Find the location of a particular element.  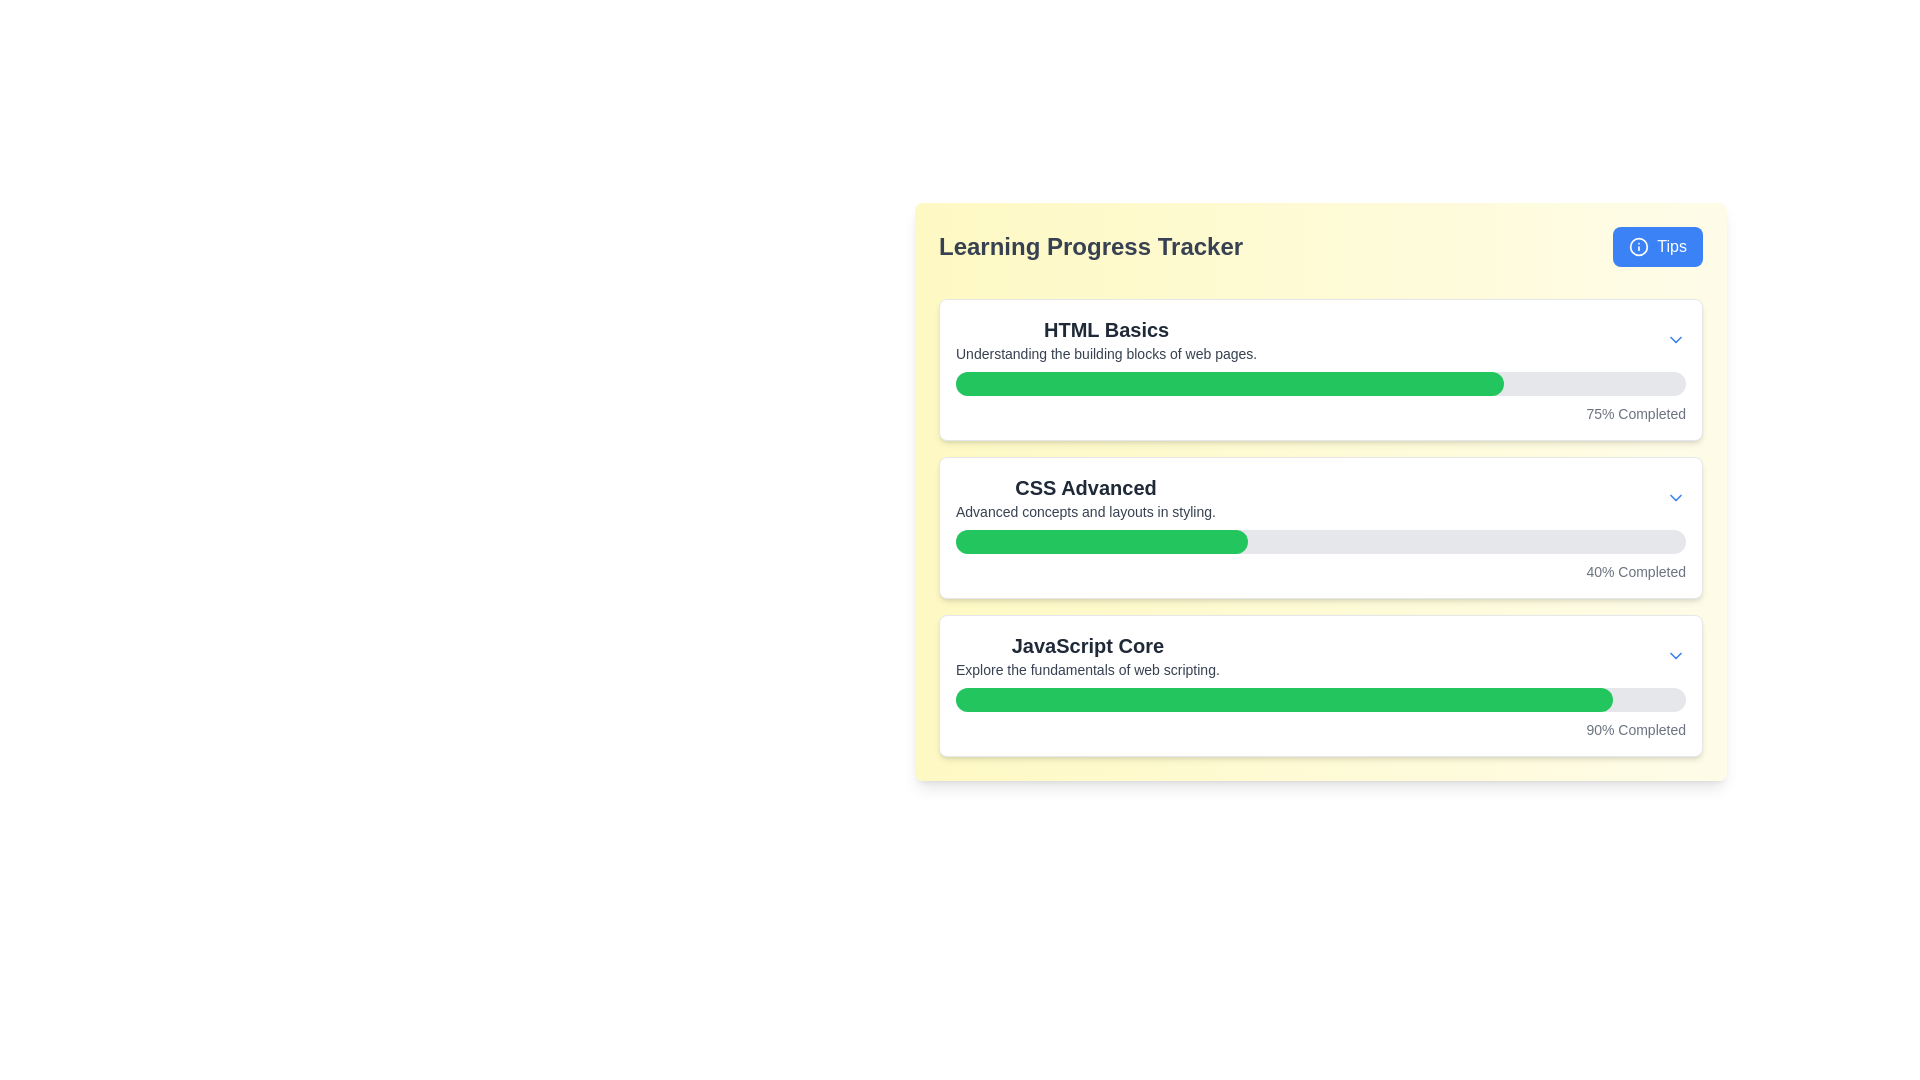

the 'HTML Basics' lesson text block, which introduces the user to the lesson and may navigate to a detailed page or expand a section is located at coordinates (1105, 338).